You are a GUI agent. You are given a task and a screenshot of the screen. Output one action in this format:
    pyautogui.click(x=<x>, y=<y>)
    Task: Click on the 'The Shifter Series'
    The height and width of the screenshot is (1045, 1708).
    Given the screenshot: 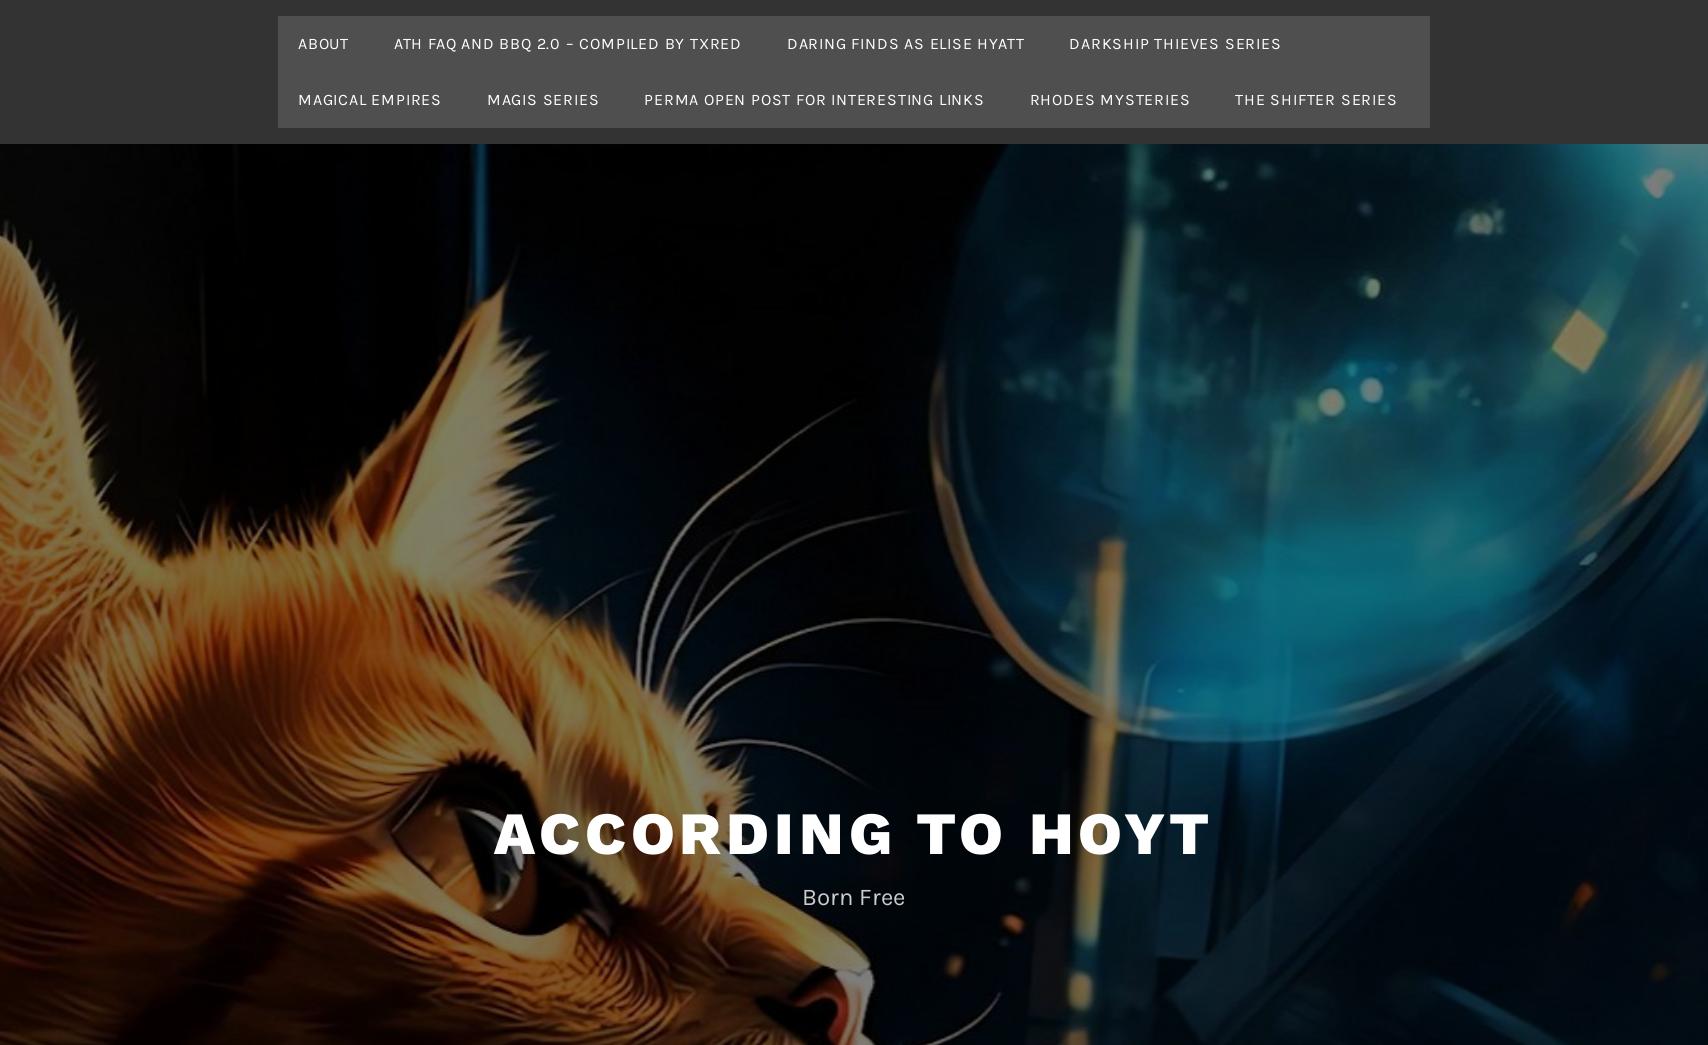 What is the action you would take?
    pyautogui.click(x=1316, y=99)
    